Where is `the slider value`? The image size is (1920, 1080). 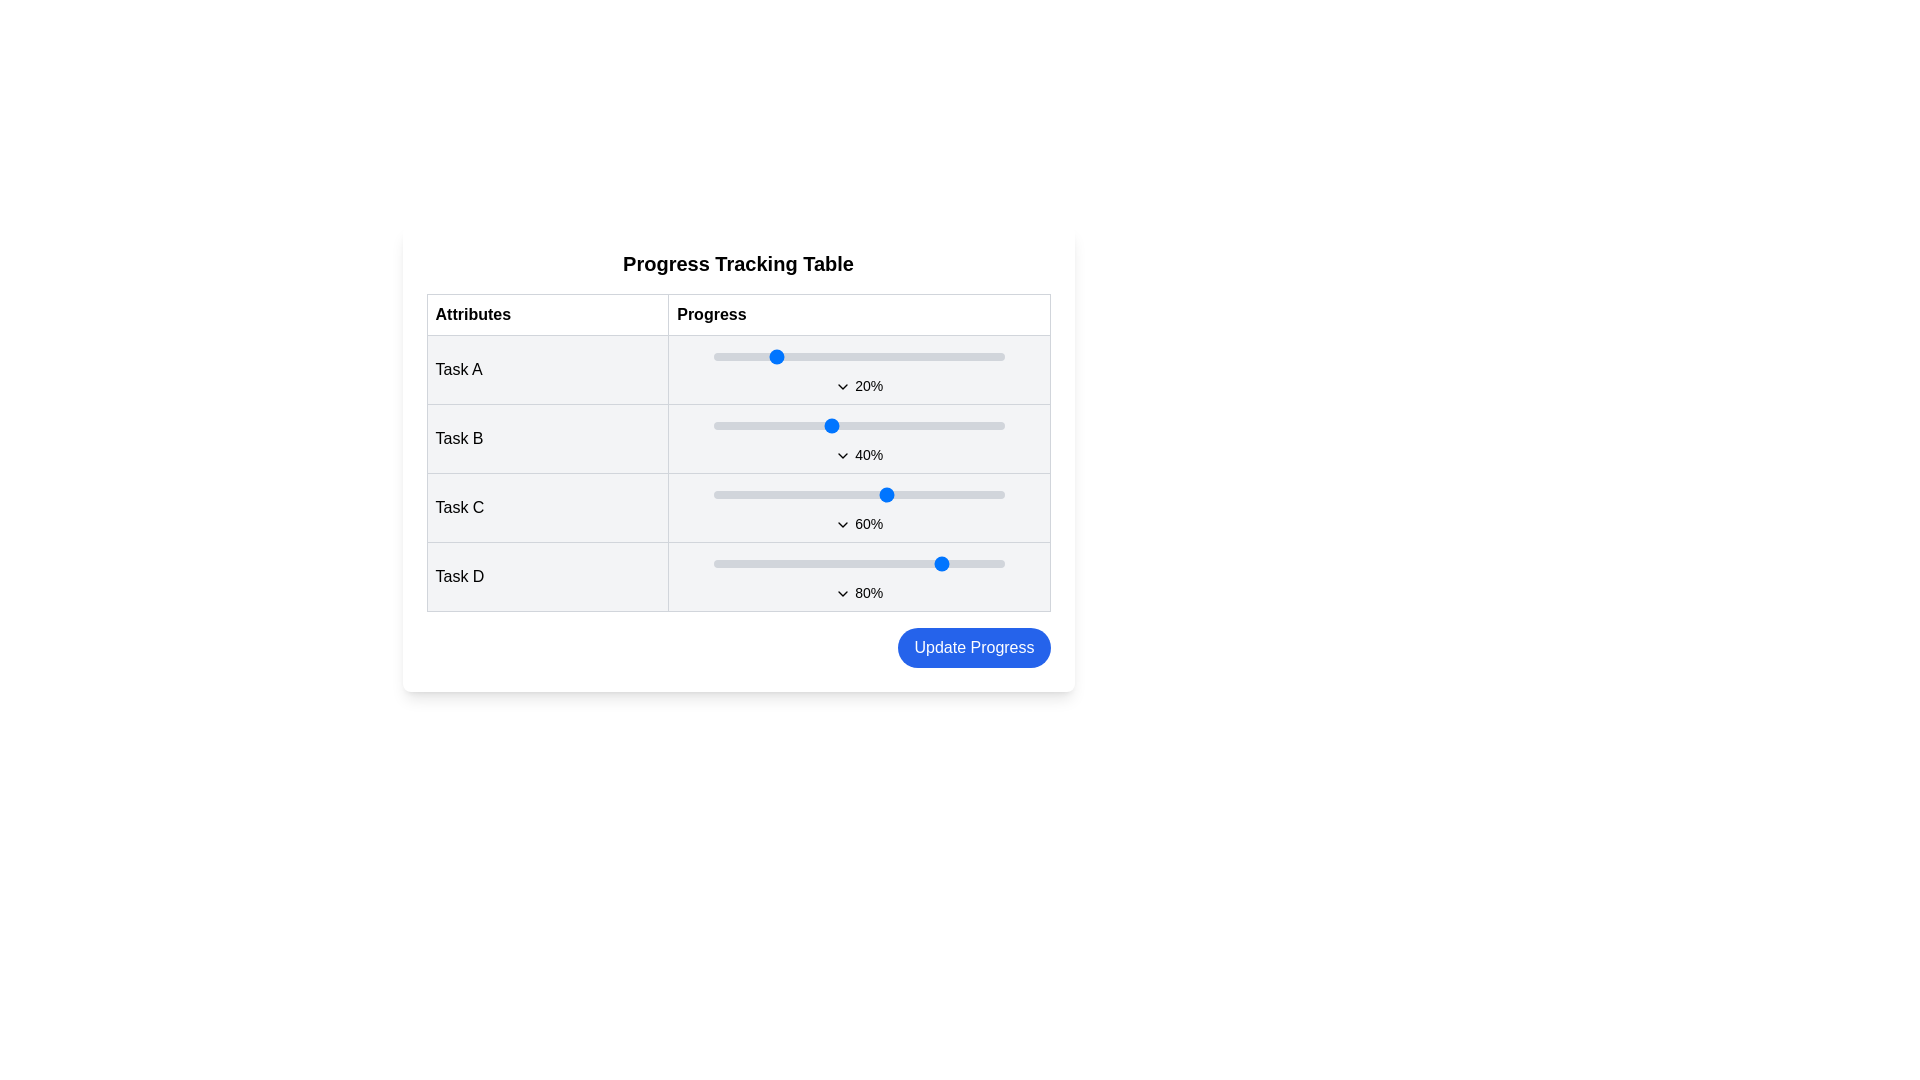 the slider value is located at coordinates (844, 356).